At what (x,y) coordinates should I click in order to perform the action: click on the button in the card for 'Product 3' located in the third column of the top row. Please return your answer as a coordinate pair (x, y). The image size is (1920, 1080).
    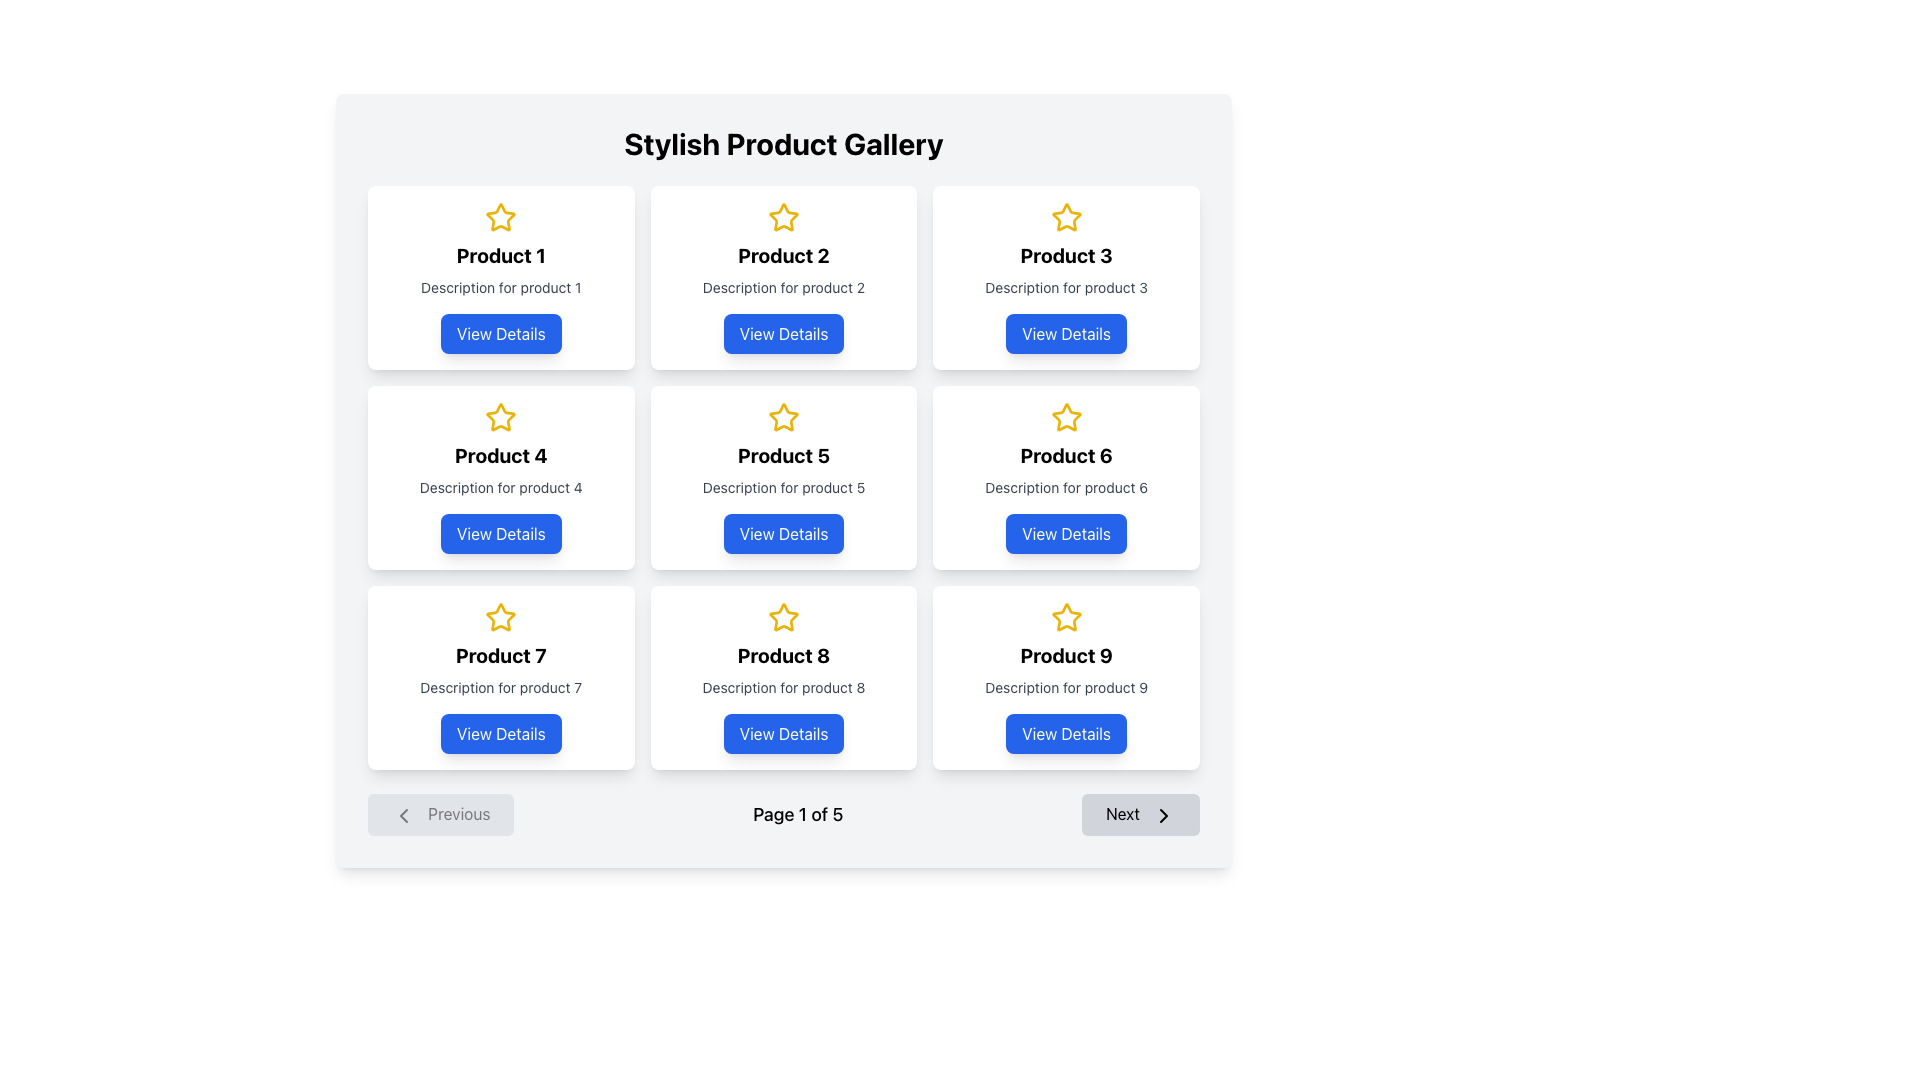
    Looking at the image, I should click on (1065, 333).